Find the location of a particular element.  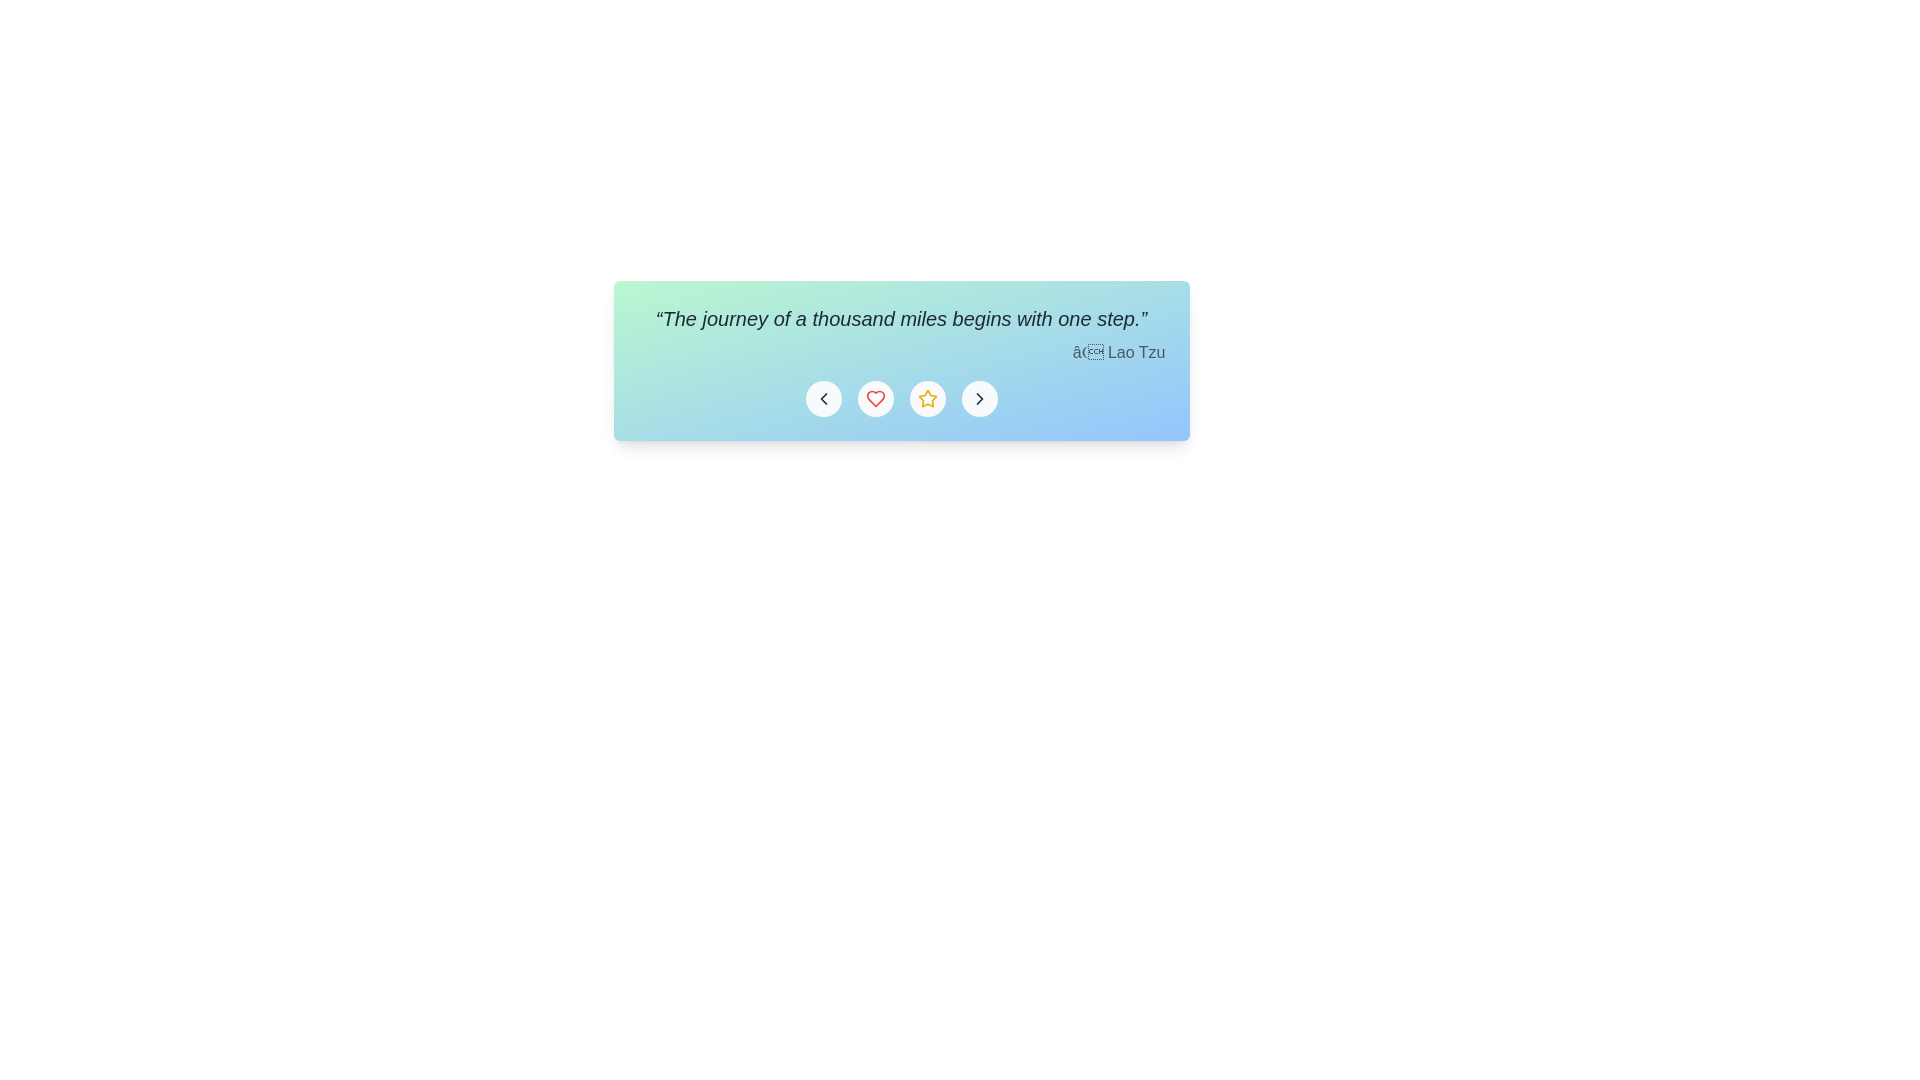

the circular button with a light gray background and a yellow star icon is located at coordinates (926, 398).